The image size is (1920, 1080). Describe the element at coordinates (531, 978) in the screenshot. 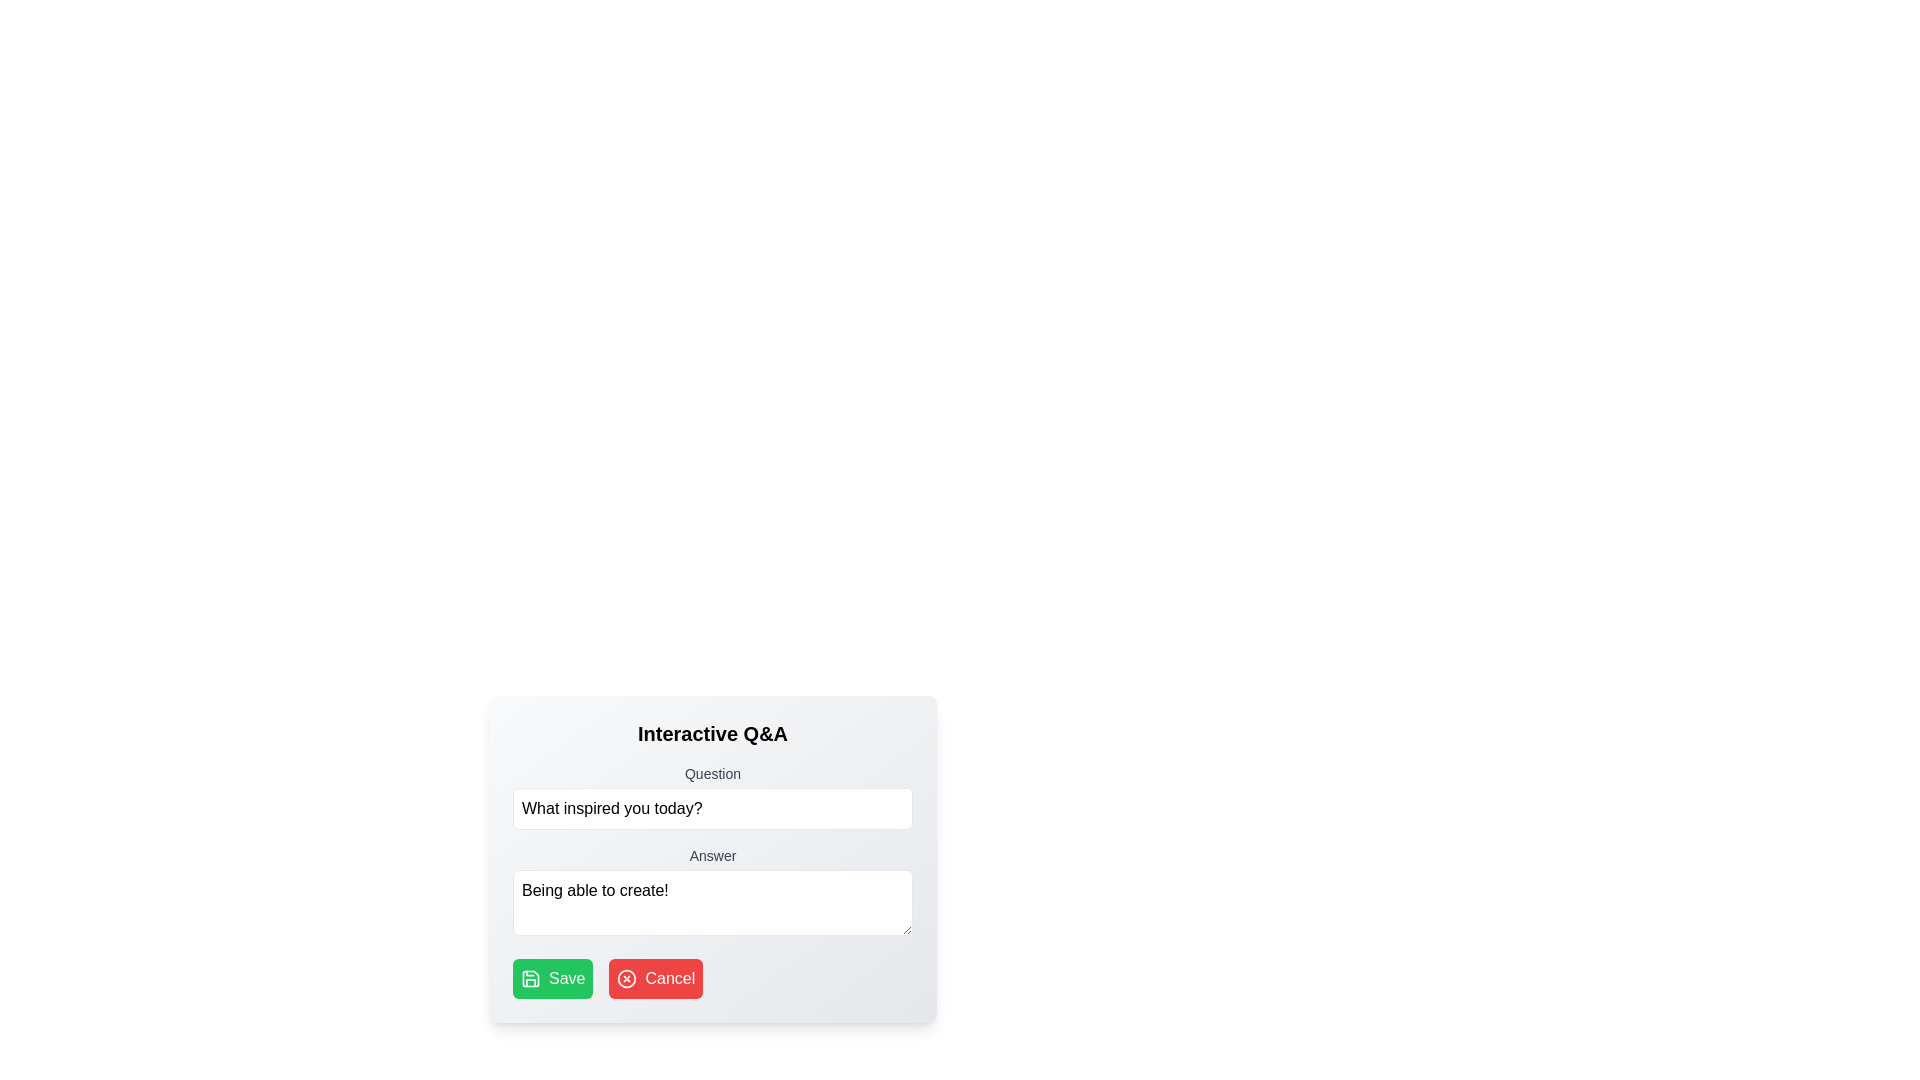

I see `the floppy disk icon used for saving data by moving the cursor to its center for keyboard interaction` at that location.